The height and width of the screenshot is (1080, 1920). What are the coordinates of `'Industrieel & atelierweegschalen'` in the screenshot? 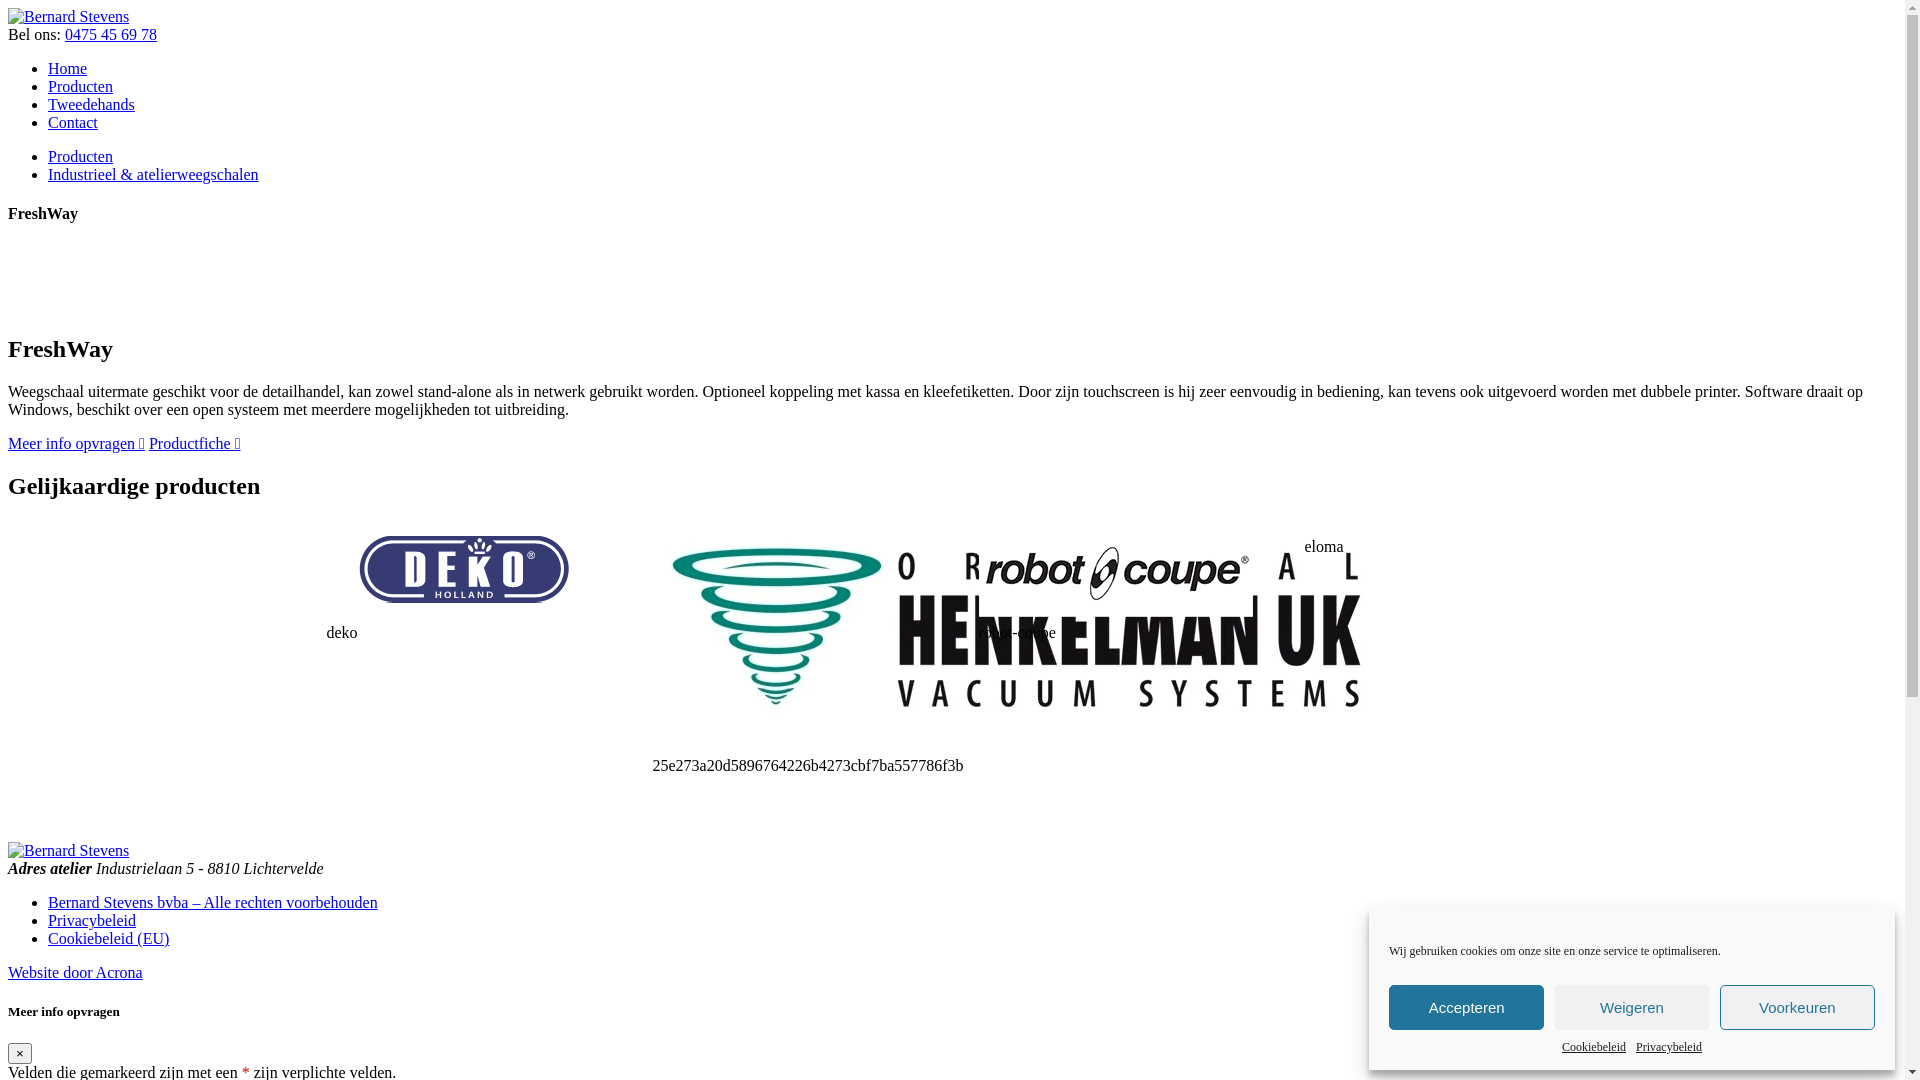 It's located at (152, 173).